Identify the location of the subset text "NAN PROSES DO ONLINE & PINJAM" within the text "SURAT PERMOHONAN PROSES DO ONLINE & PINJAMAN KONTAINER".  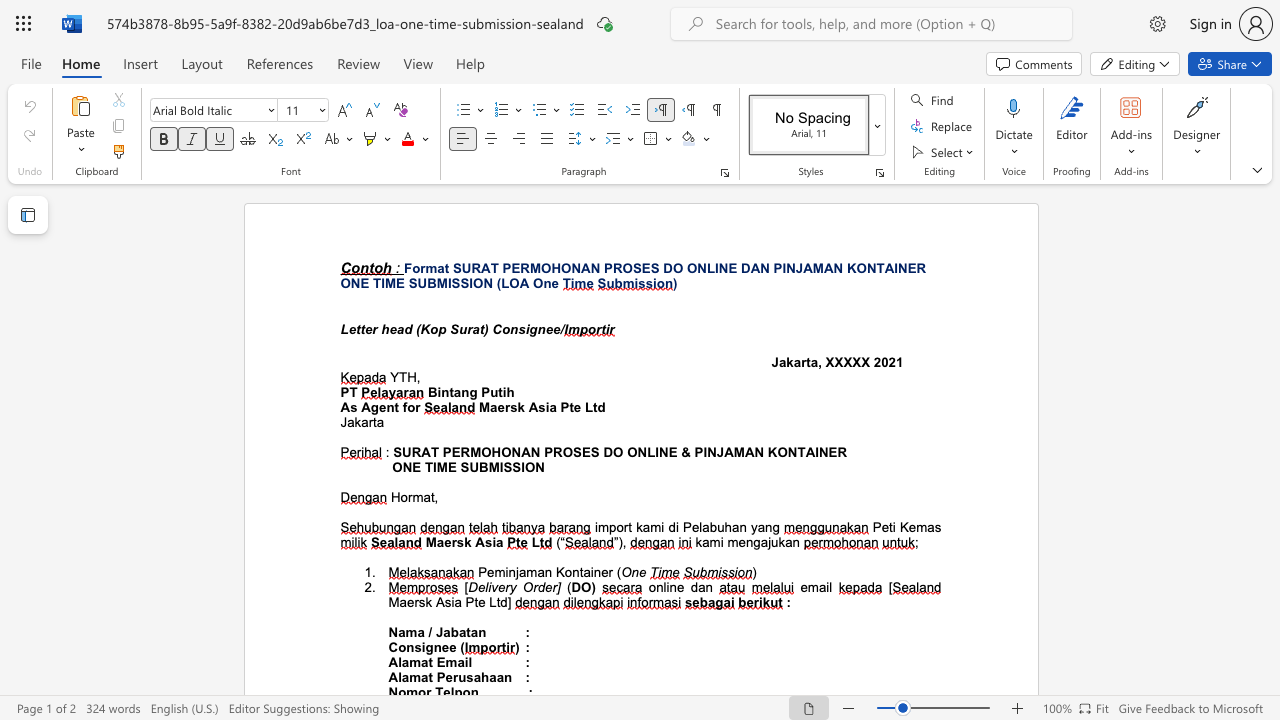
(511, 452).